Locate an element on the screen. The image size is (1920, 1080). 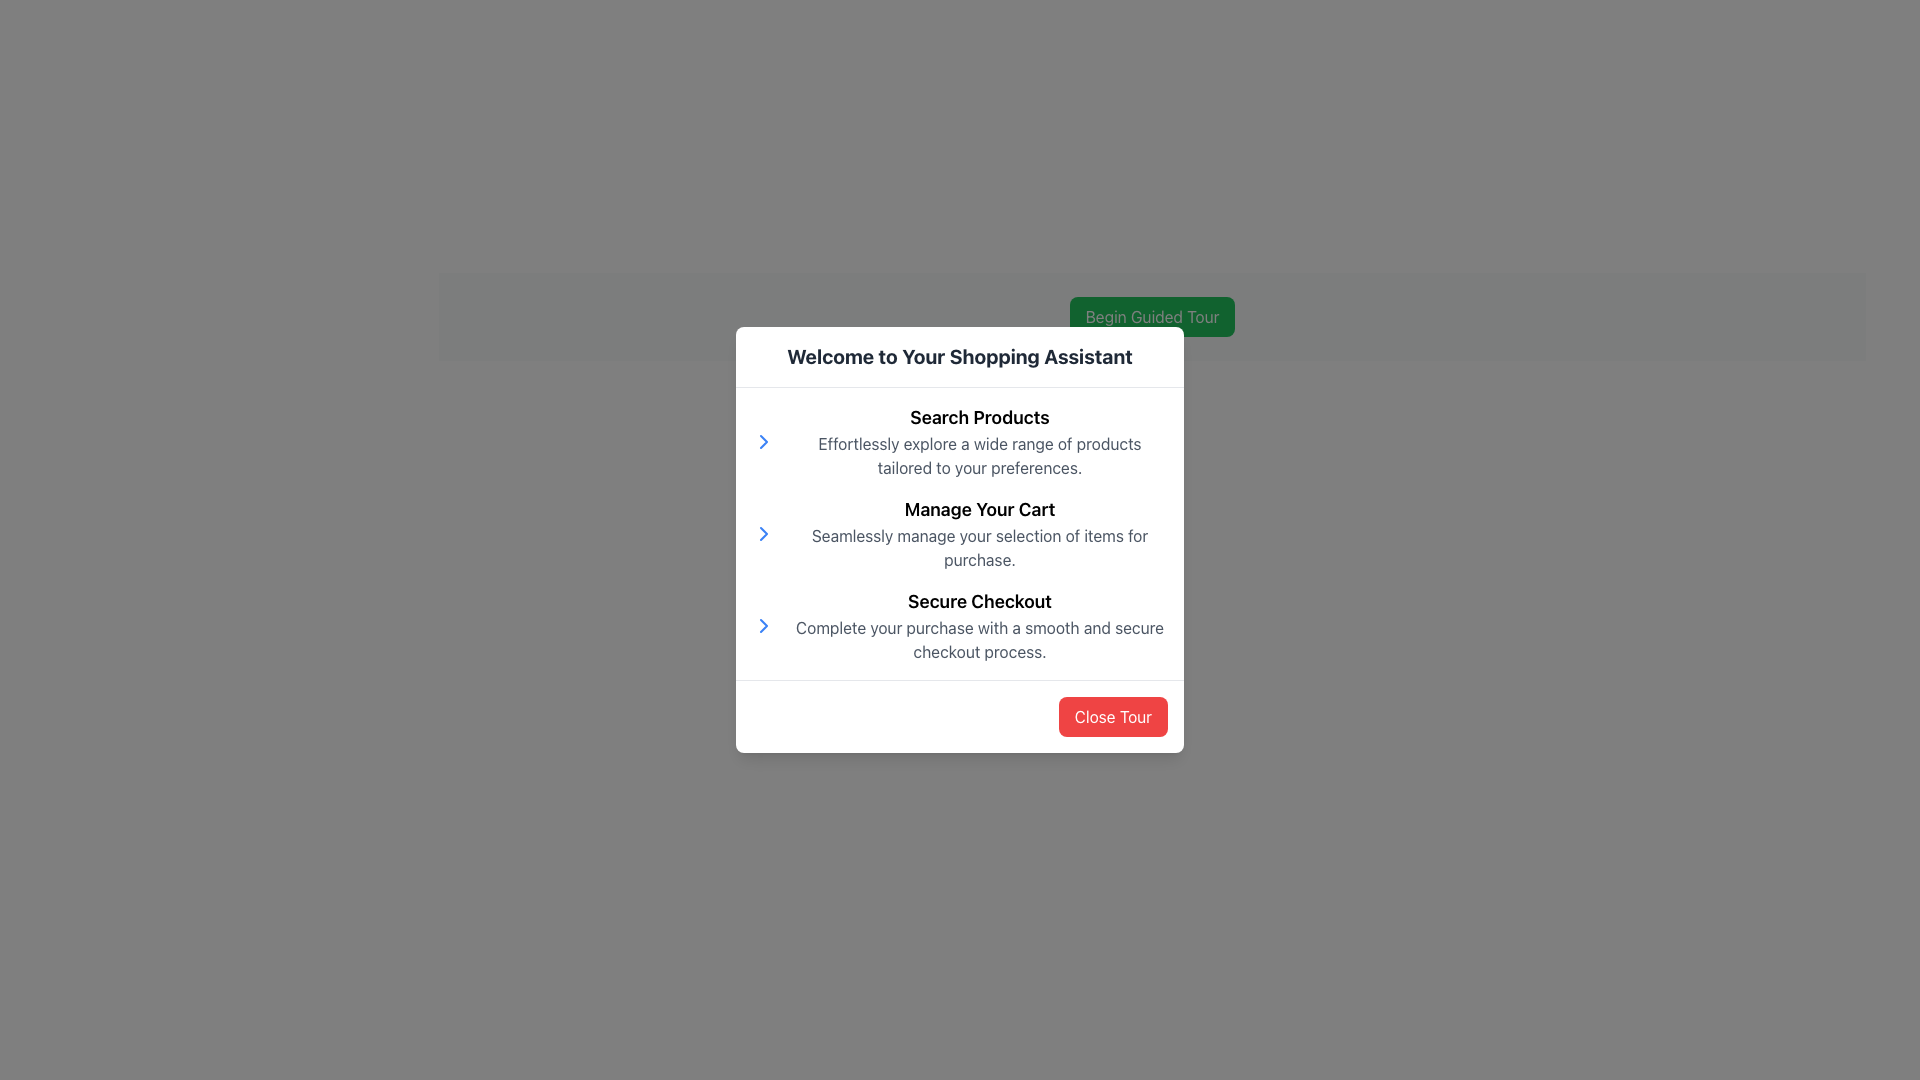
the 'Begin Guided Tour' button is located at coordinates (1152, 315).